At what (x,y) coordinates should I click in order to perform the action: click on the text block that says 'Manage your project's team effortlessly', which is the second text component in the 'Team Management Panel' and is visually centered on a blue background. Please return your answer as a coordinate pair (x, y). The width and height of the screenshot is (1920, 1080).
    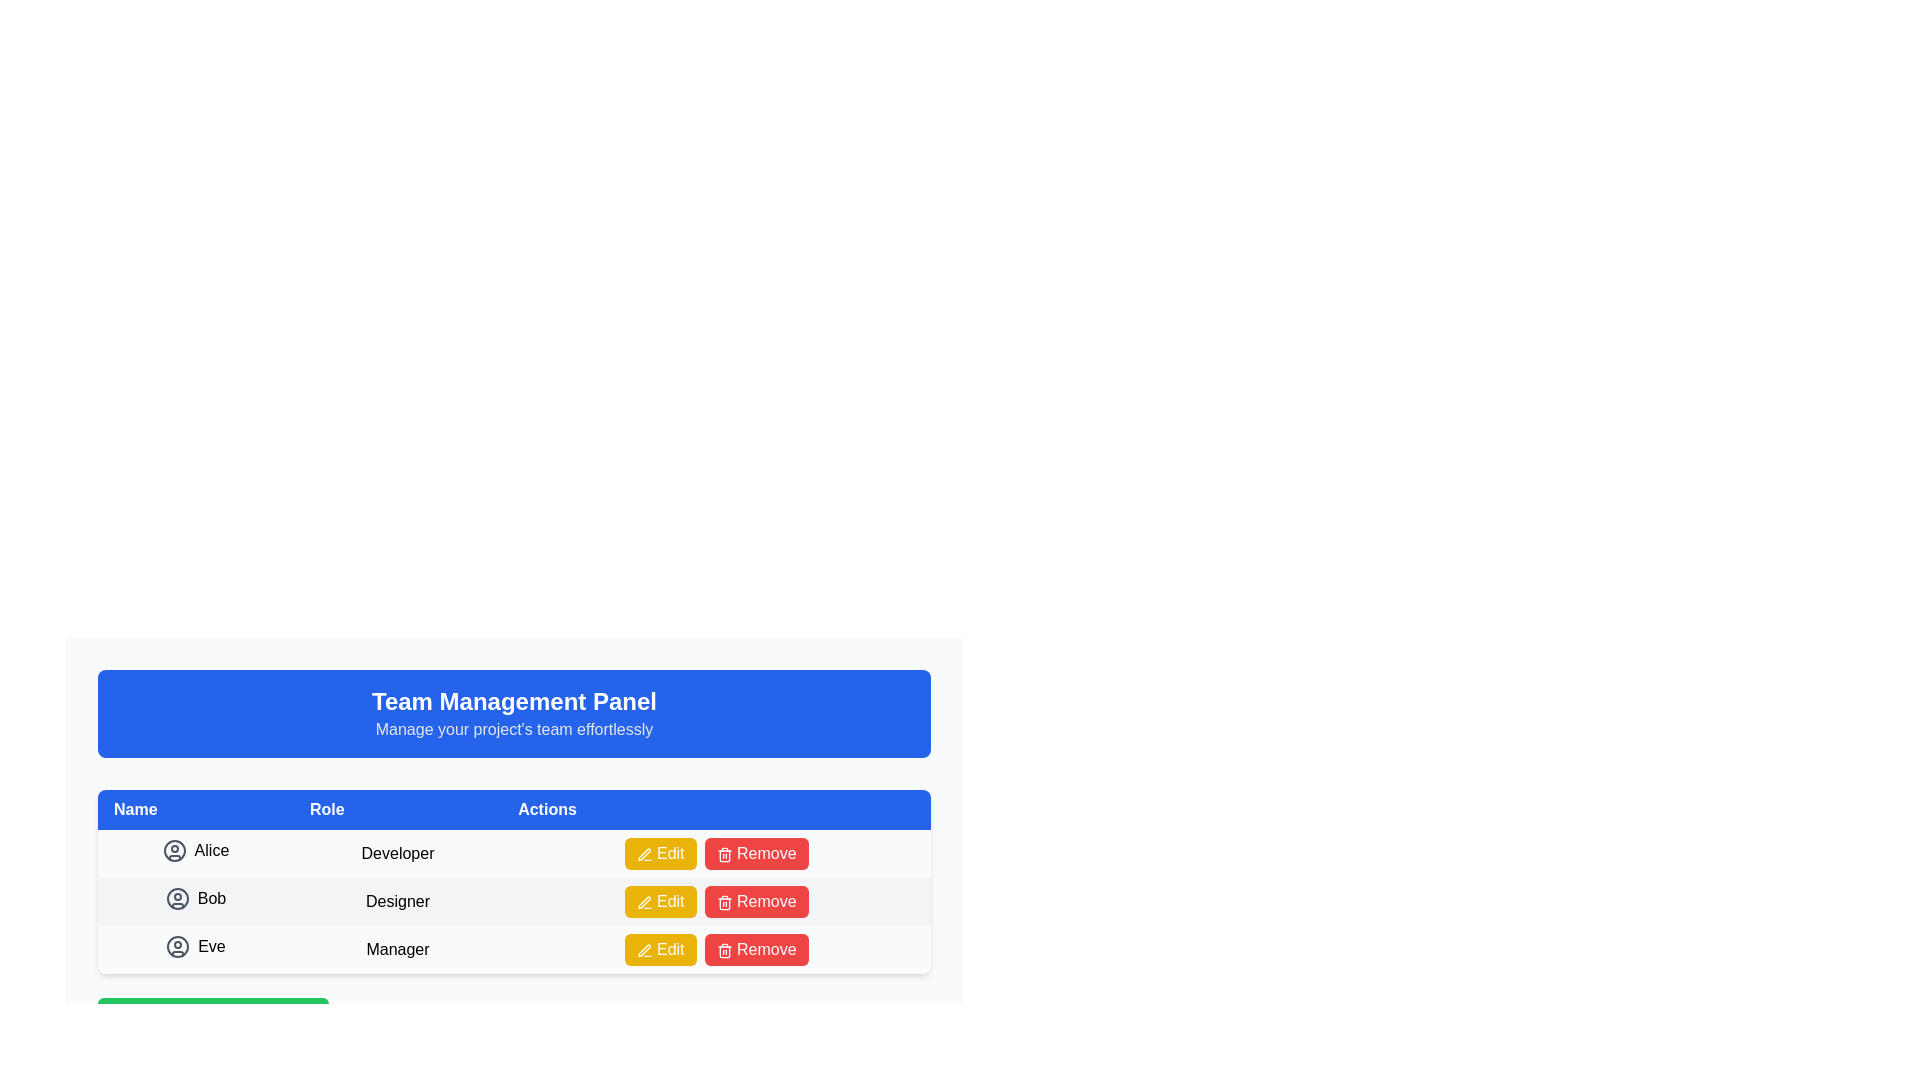
    Looking at the image, I should click on (514, 729).